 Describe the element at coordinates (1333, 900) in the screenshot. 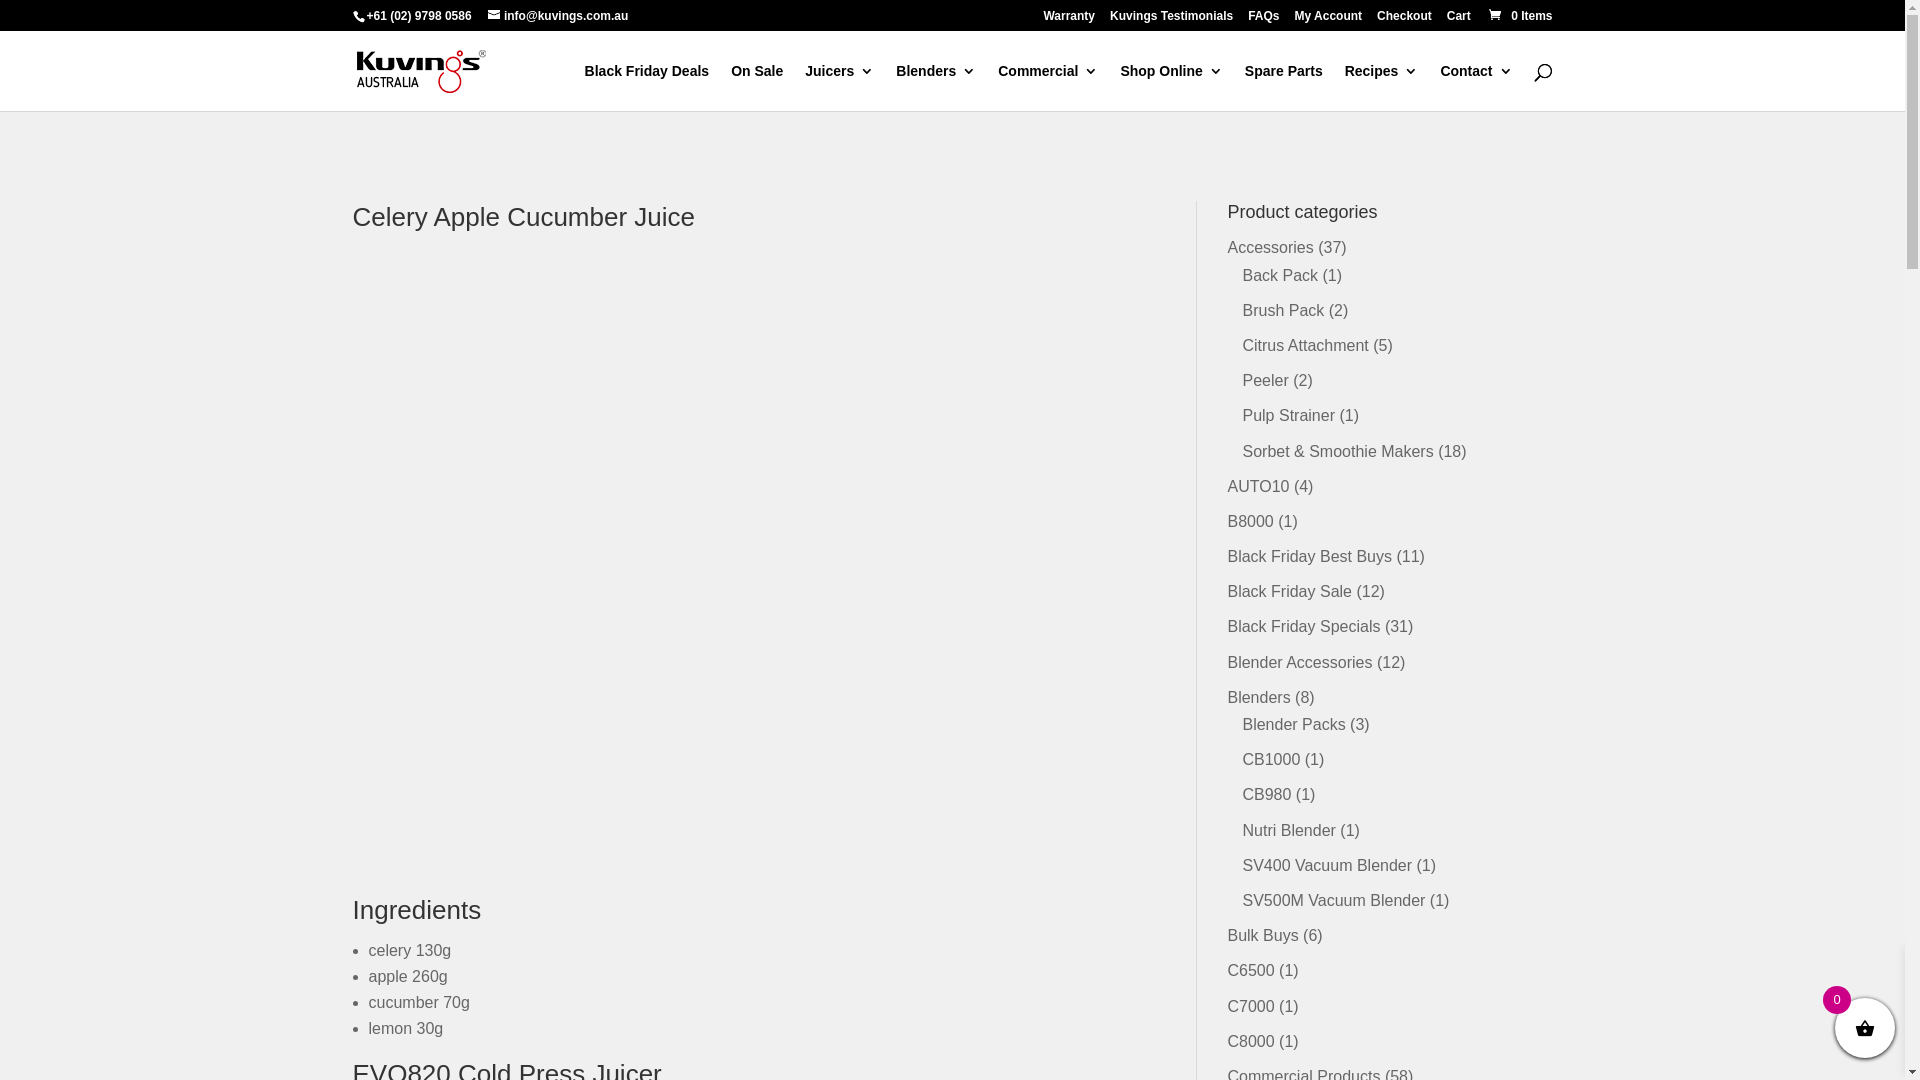

I see `'SV500M Vacuum Blender'` at that location.